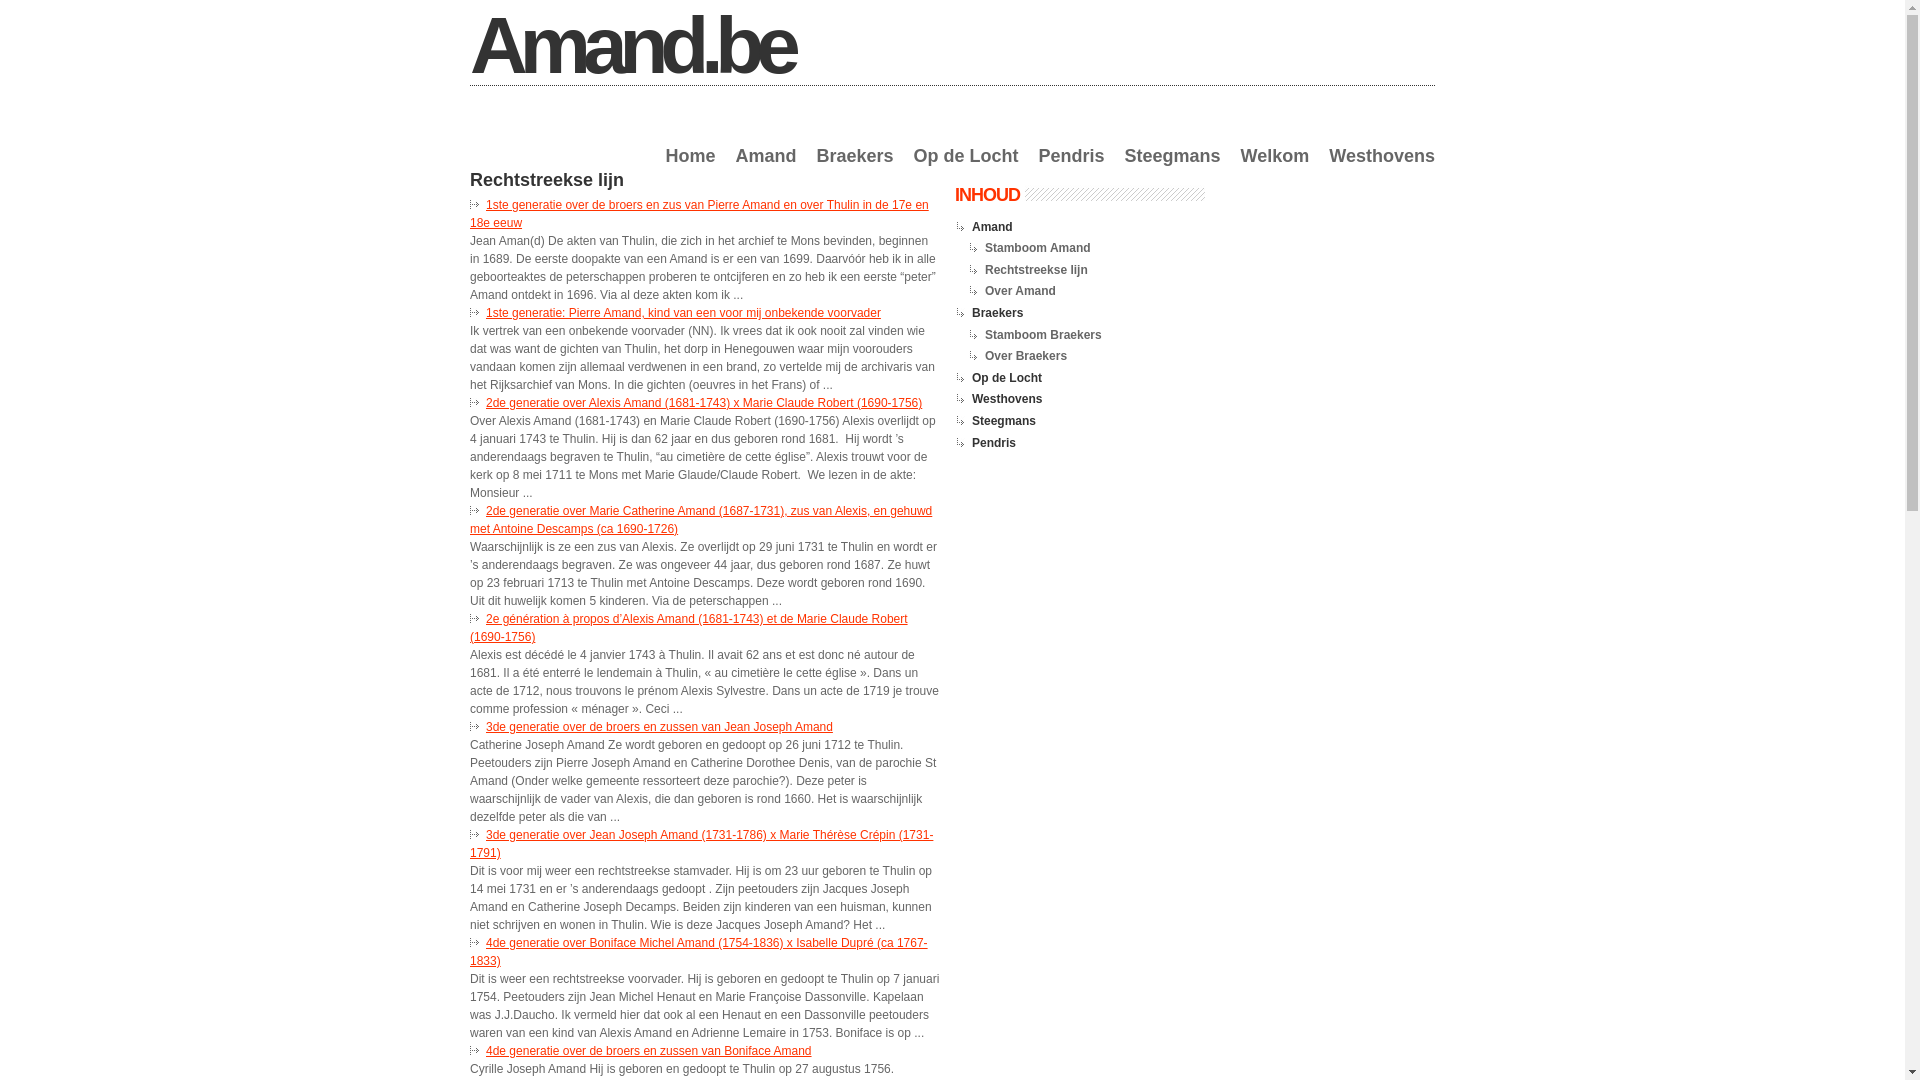 The height and width of the screenshot is (1080, 1920). I want to click on 'Op de Locht', so click(971, 378).